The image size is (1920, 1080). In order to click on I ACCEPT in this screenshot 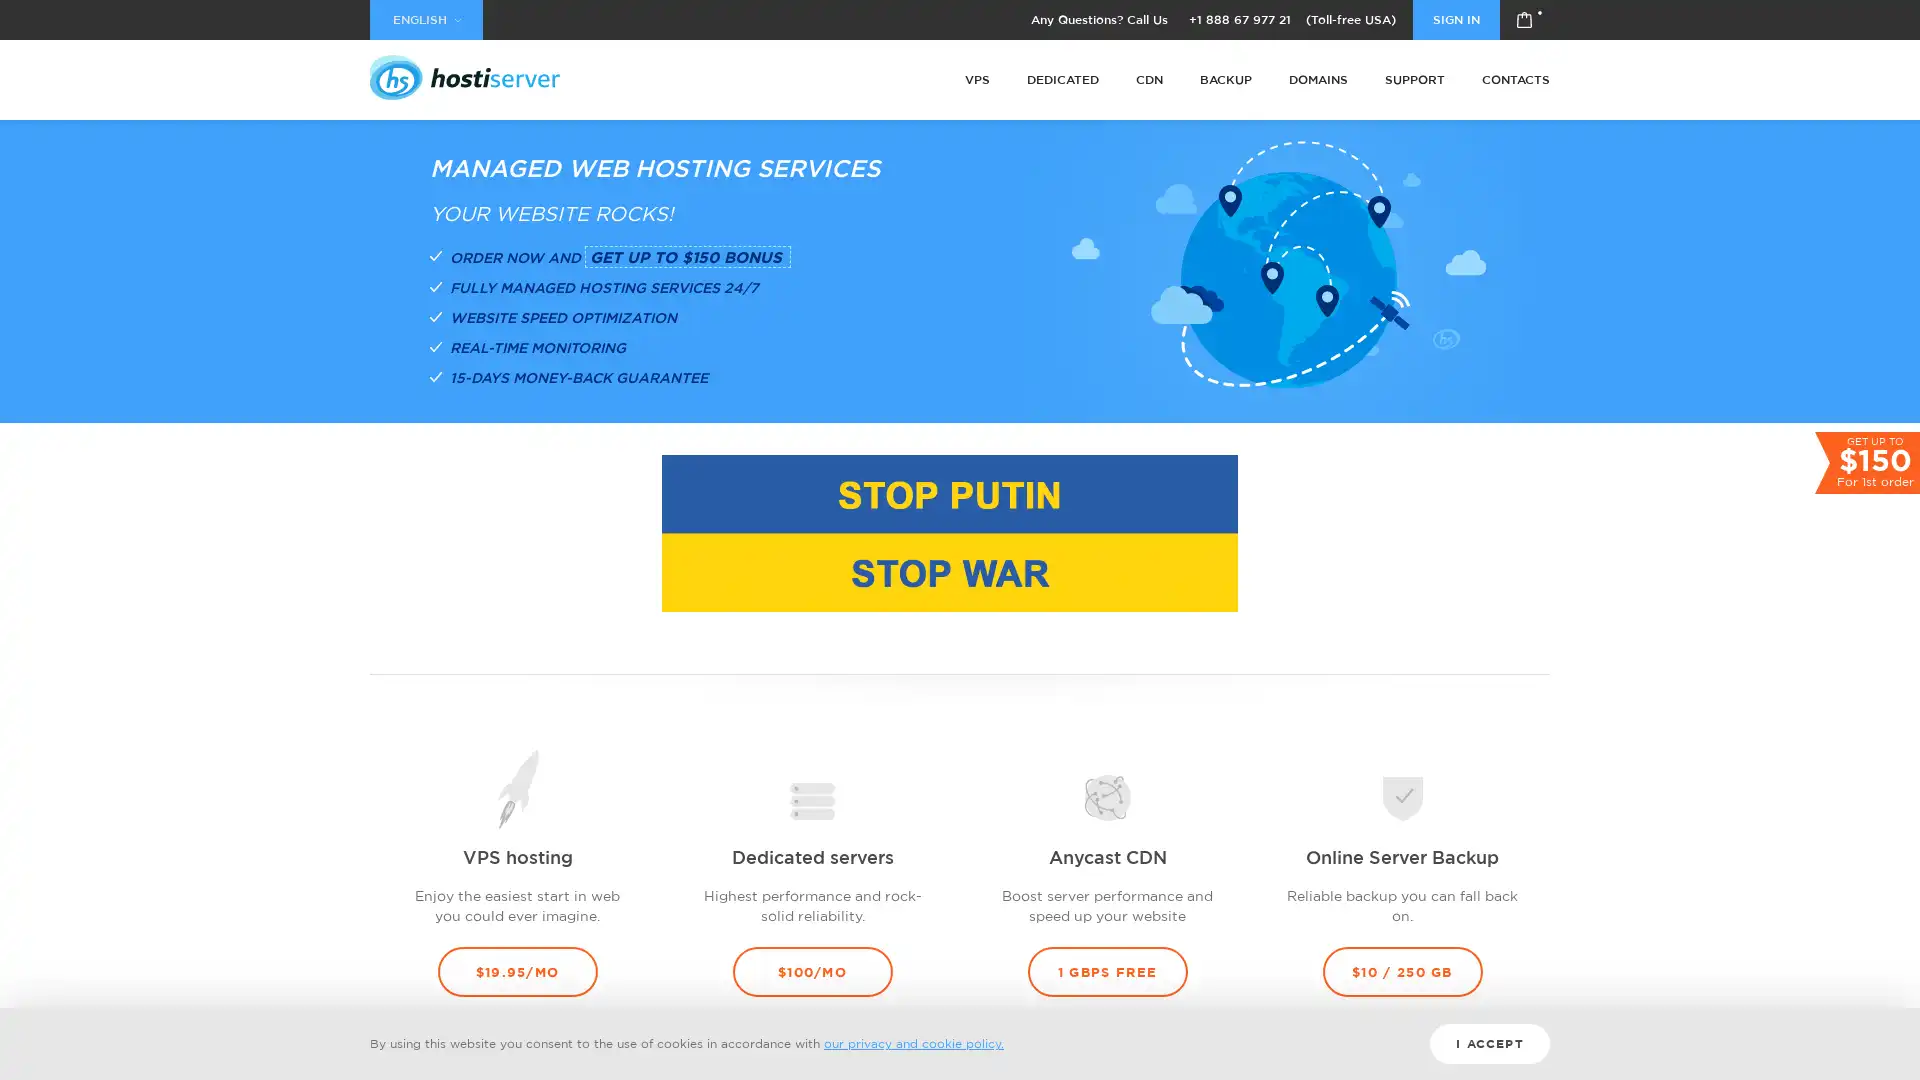, I will do `click(1489, 1043)`.